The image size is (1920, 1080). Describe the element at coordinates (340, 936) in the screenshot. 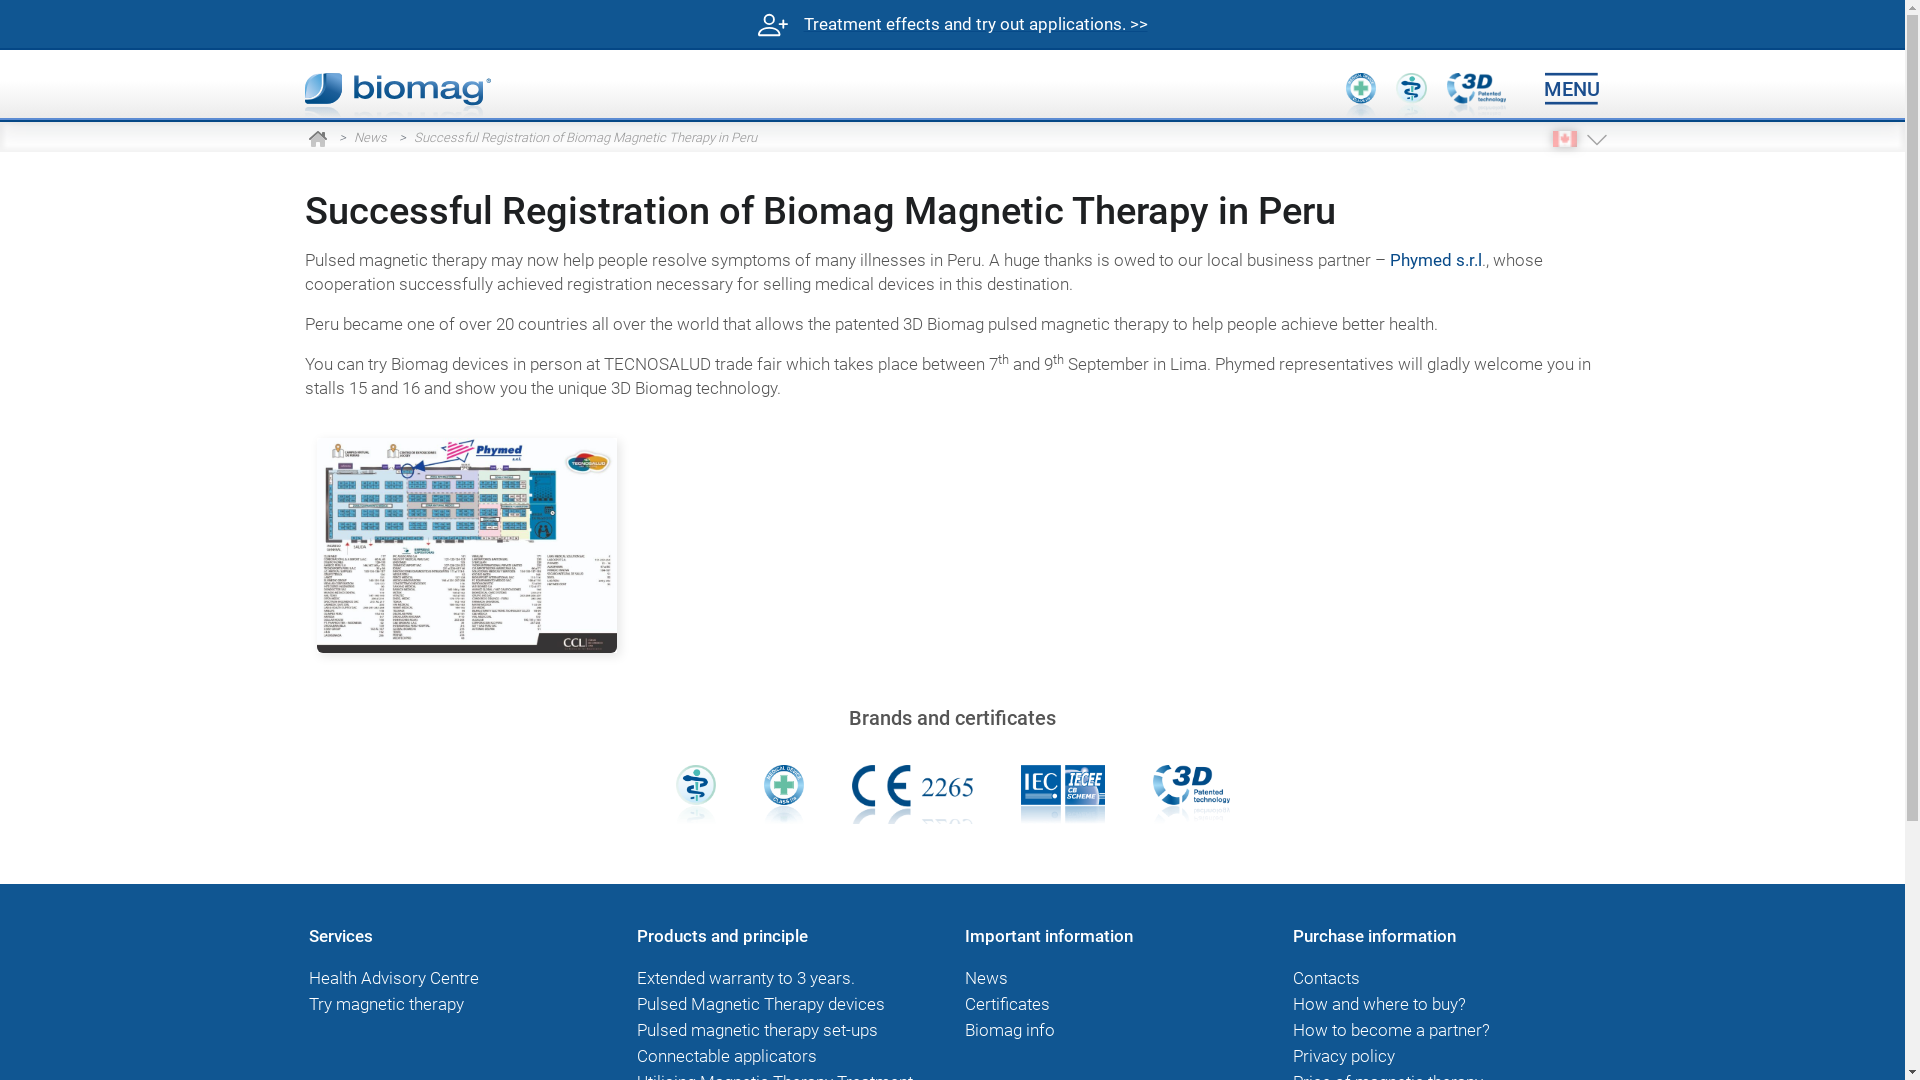

I see `'Services'` at that location.